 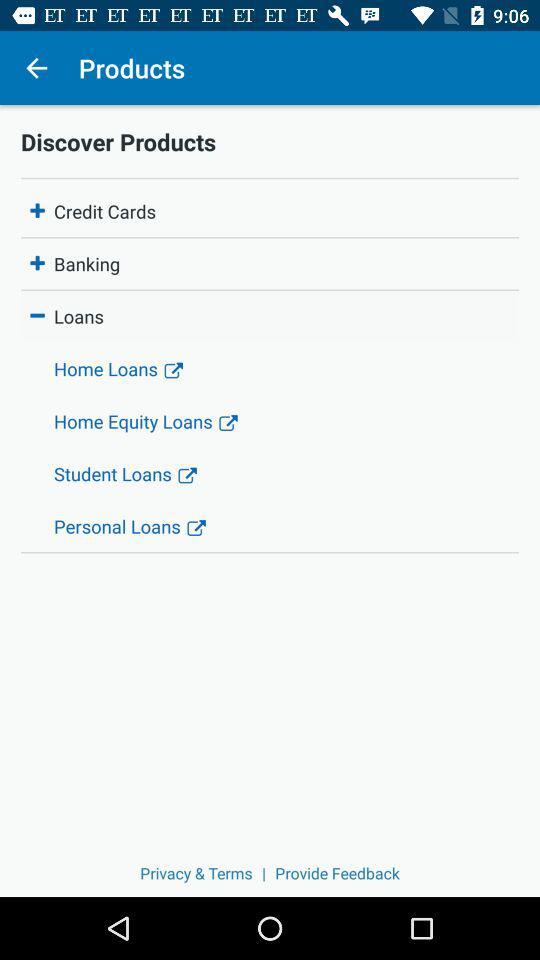 I want to click on the icon next to products, so click(x=36, y=68).